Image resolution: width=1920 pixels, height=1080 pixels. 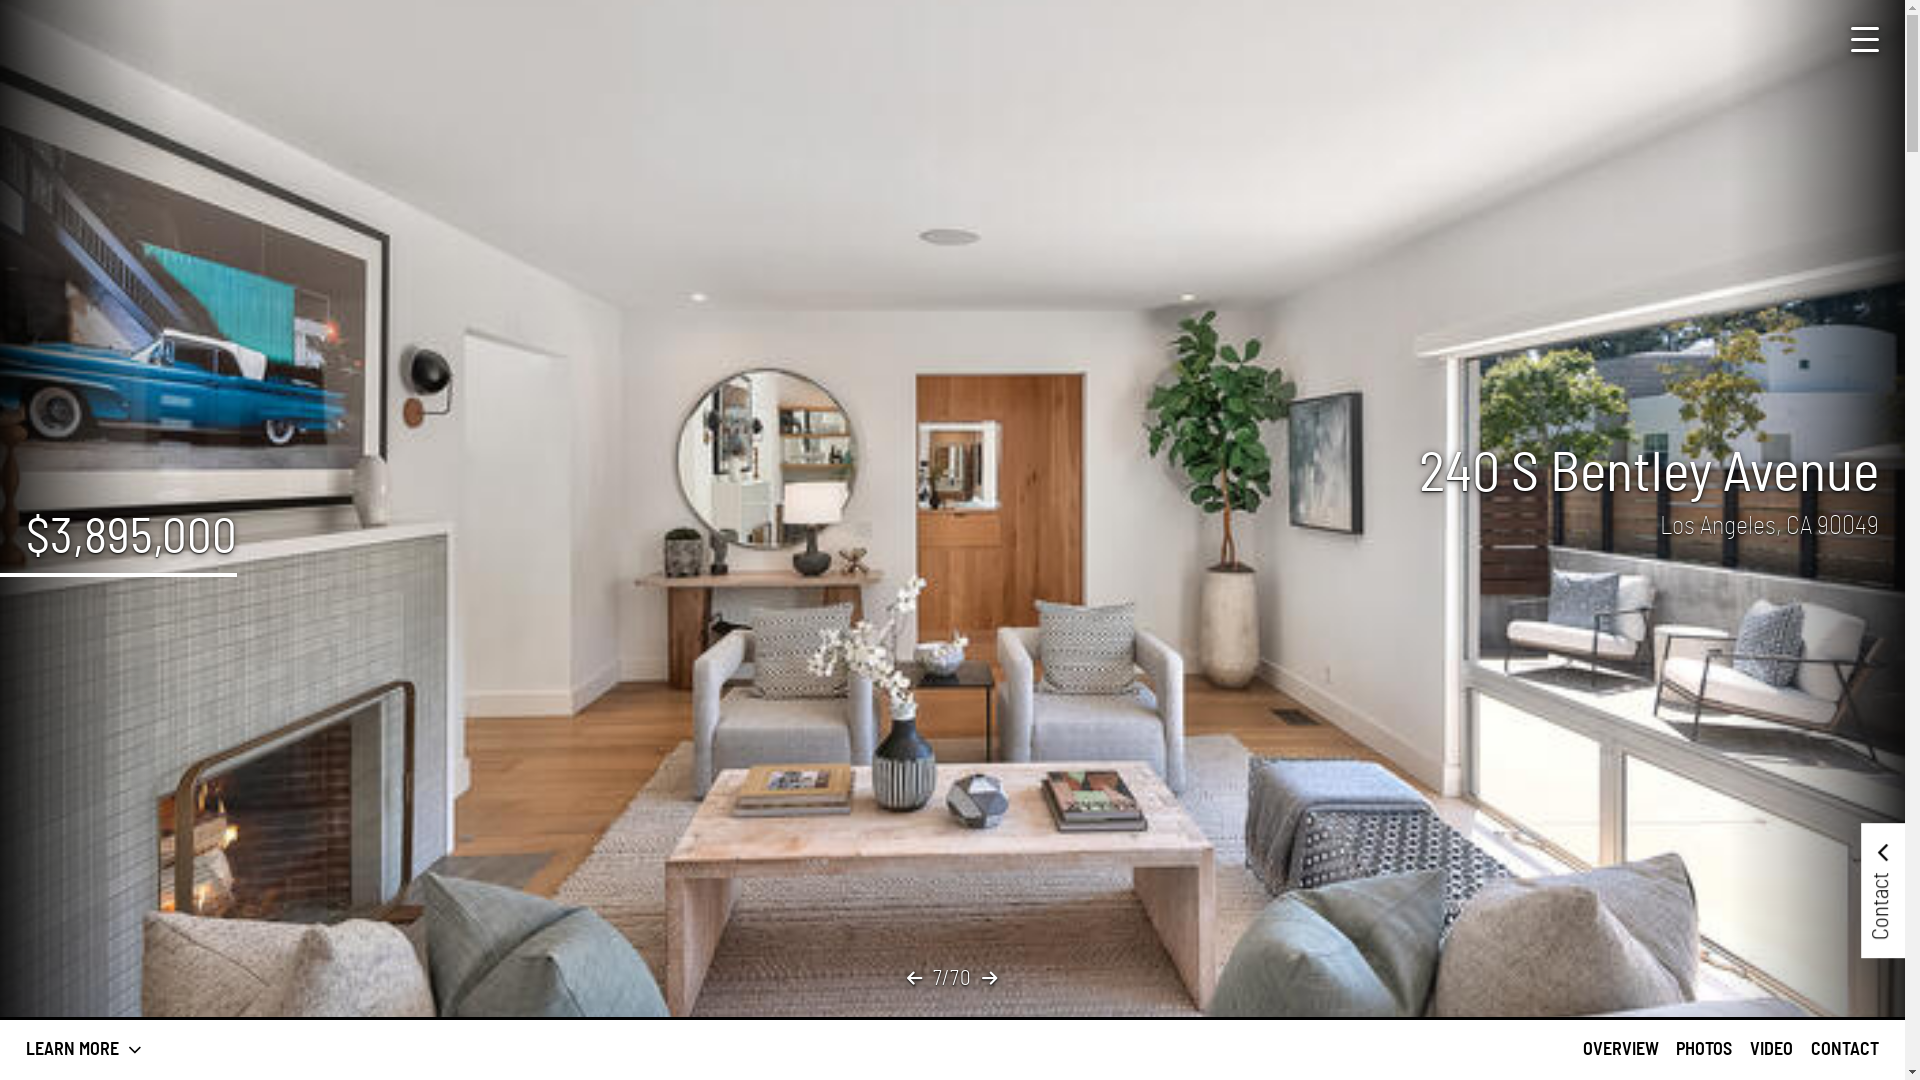 I want to click on 'PHOTOS', so click(x=1703, y=1048).